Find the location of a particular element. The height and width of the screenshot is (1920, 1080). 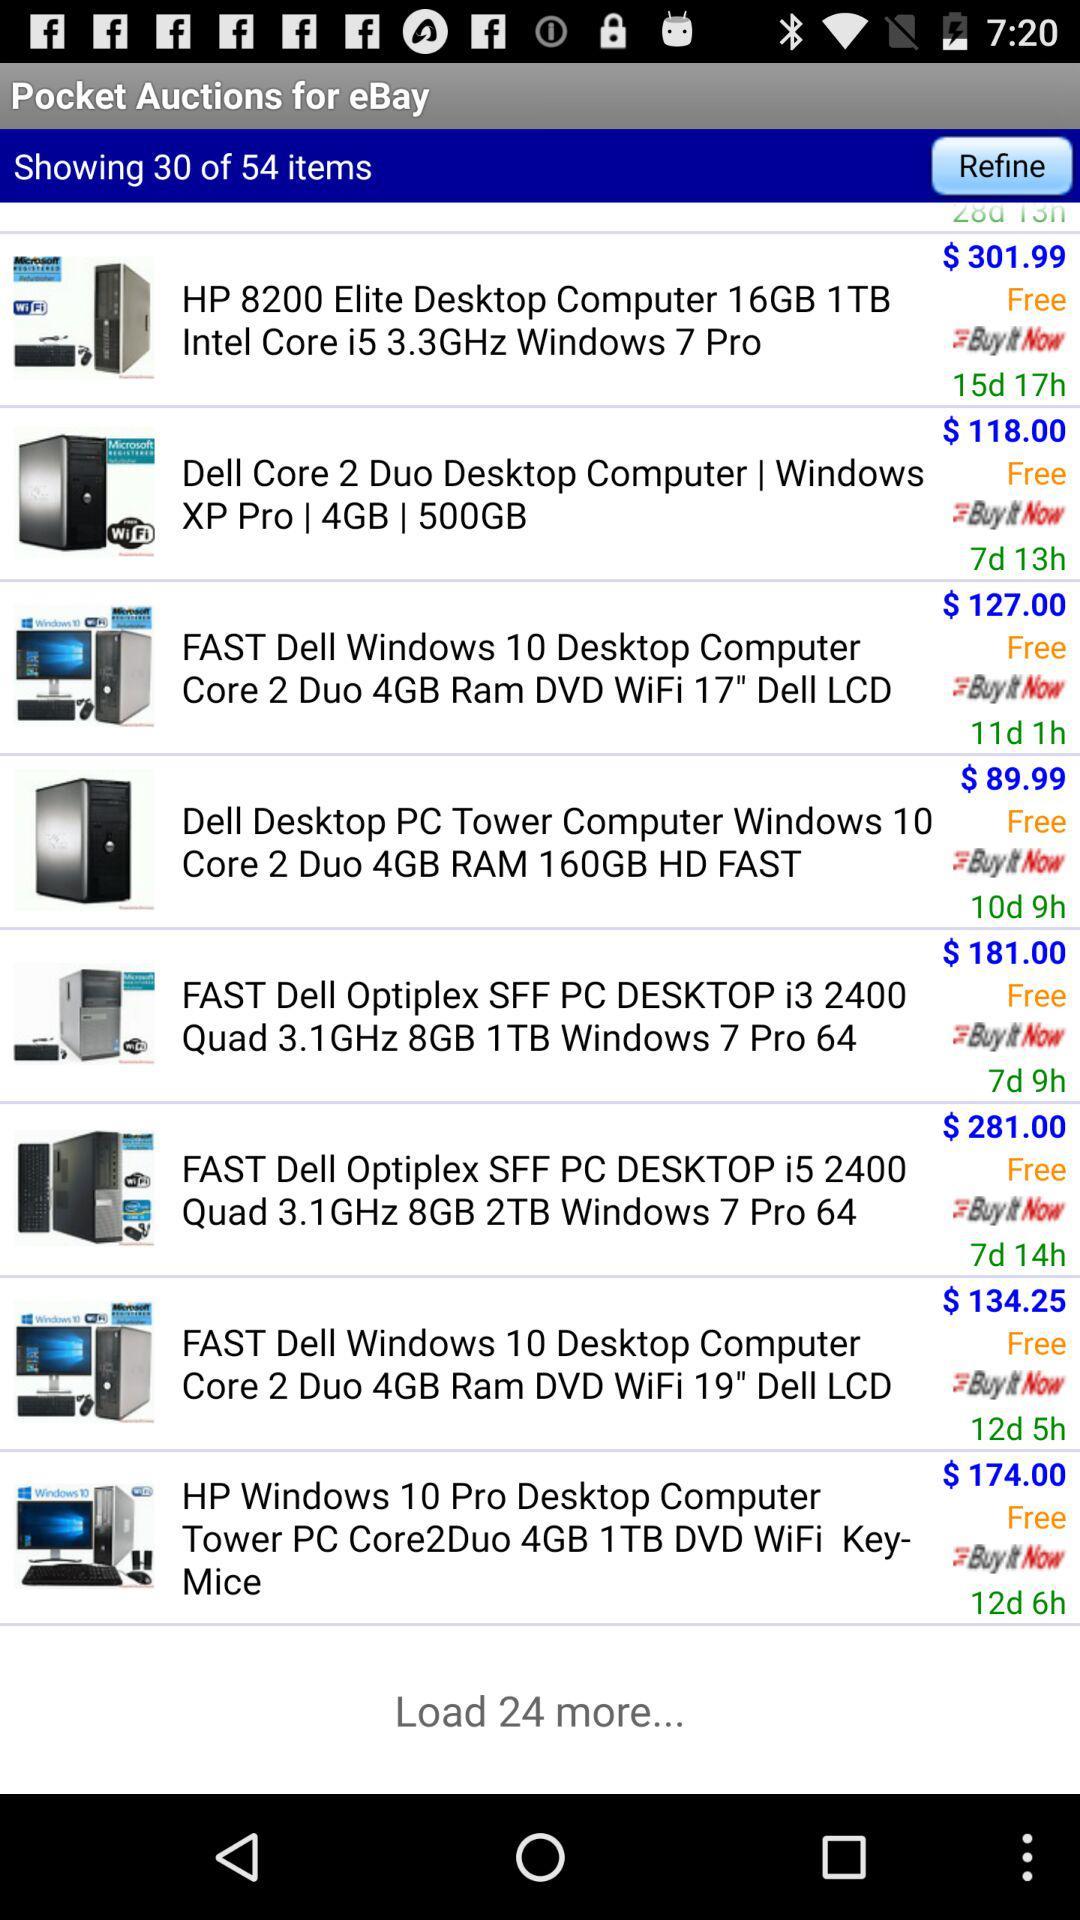

app above the $ 134.25 item is located at coordinates (1018, 1252).